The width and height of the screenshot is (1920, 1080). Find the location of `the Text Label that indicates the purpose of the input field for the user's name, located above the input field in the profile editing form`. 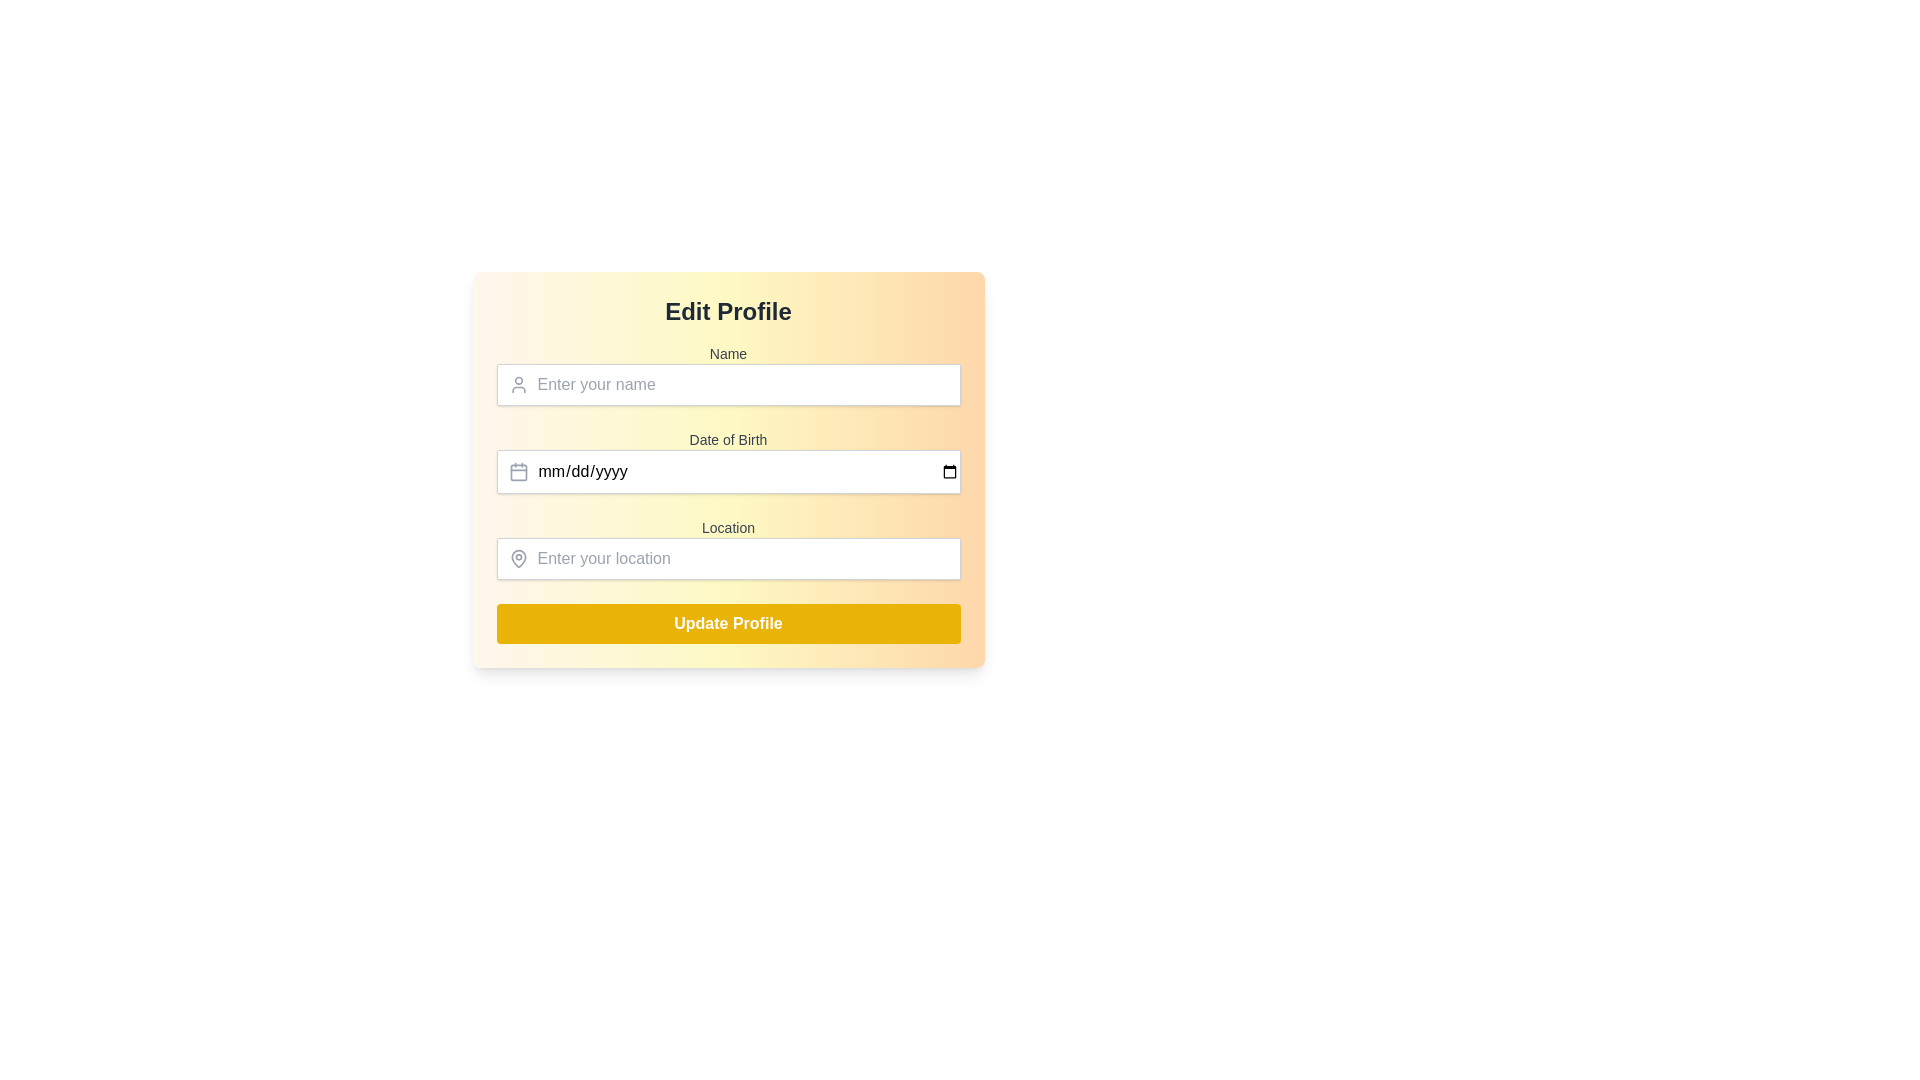

the Text Label that indicates the purpose of the input field for the user's name, located above the input field in the profile editing form is located at coordinates (727, 353).